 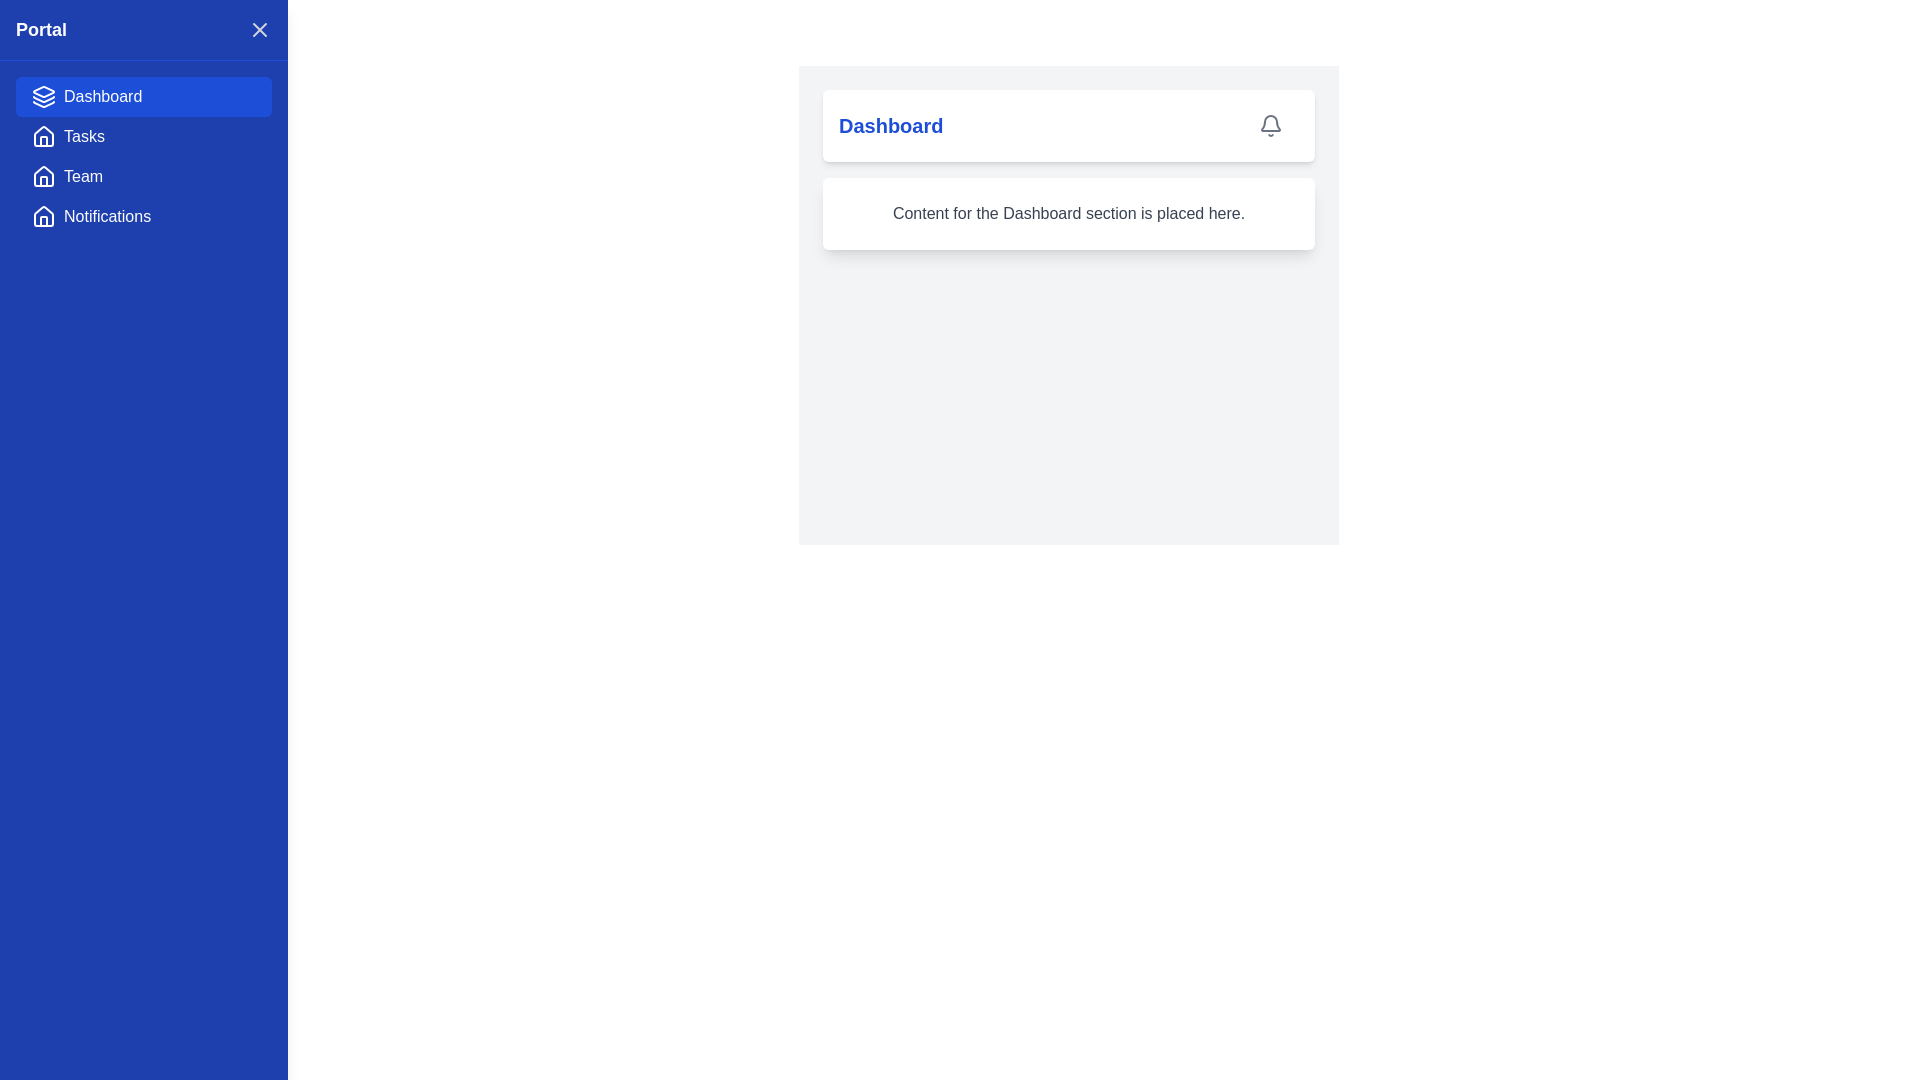 I want to click on the house-shaped icon outlined in white, which is filled with blue and located in the 'Notifications' section of the sidebar, so click(x=43, y=216).